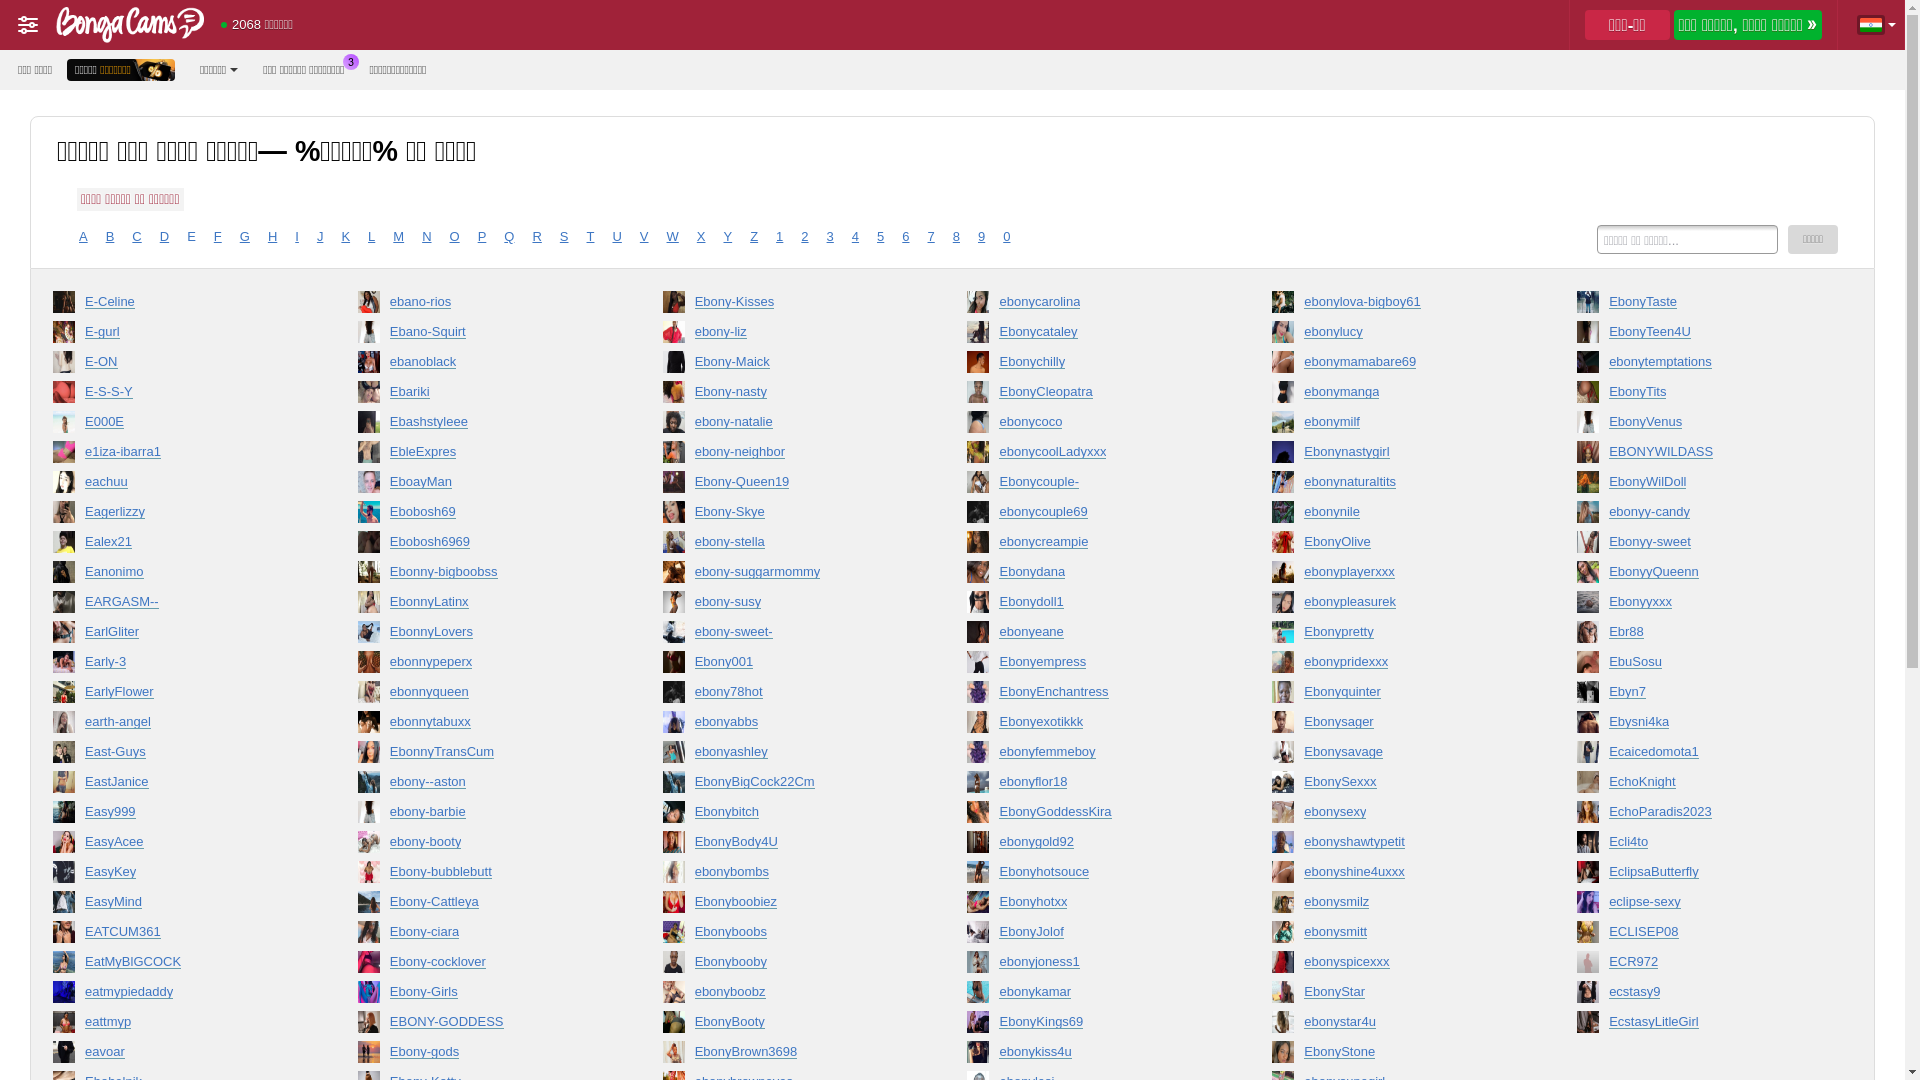  Describe the element at coordinates (481, 756) in the screenshot. I see `'EbonnyTransCum'` at that location.